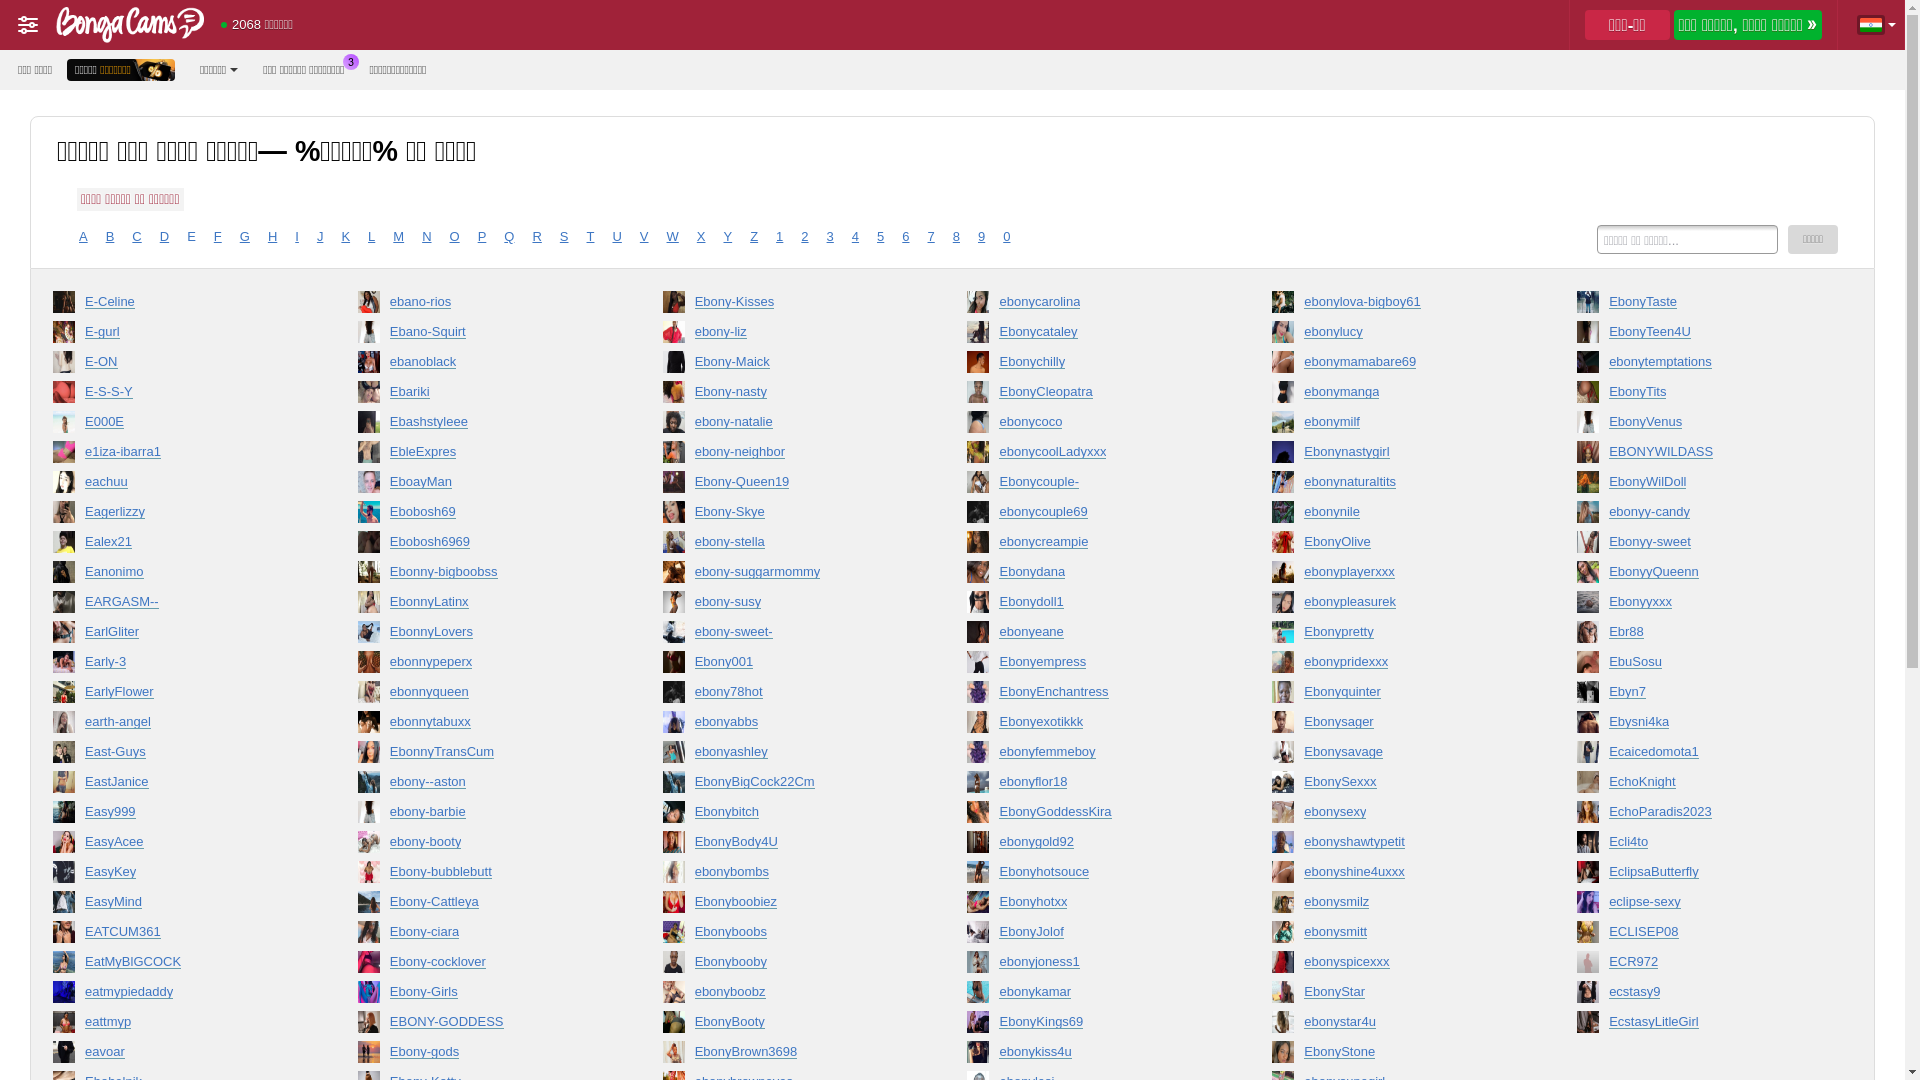  Describe the element at coordinates (481, 756) in the screenshot. I see `'EbonnyTransCum'` at that location.